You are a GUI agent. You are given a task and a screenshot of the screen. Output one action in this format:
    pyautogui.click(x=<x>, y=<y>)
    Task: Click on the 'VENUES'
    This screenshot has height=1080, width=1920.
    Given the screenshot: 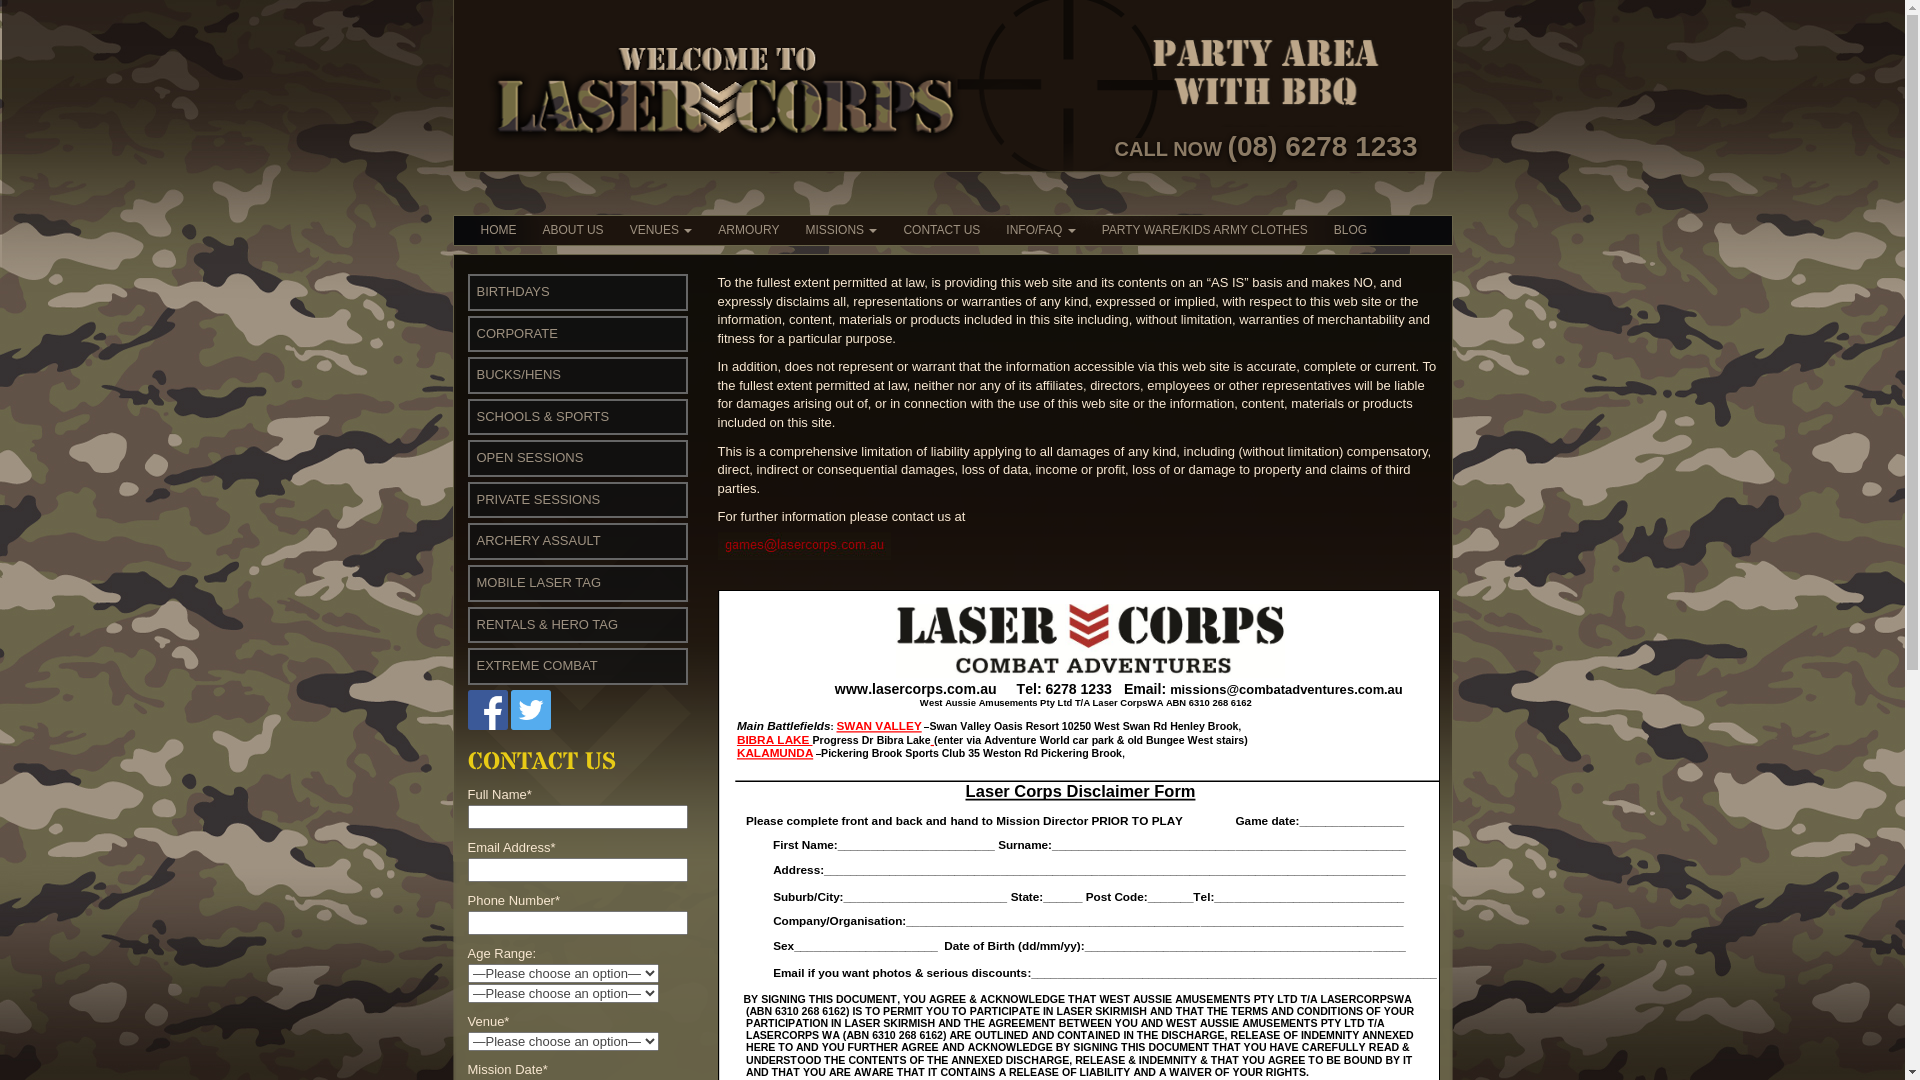 What is the action you would take?
    pyautogui.click(x=616, y=229)
    